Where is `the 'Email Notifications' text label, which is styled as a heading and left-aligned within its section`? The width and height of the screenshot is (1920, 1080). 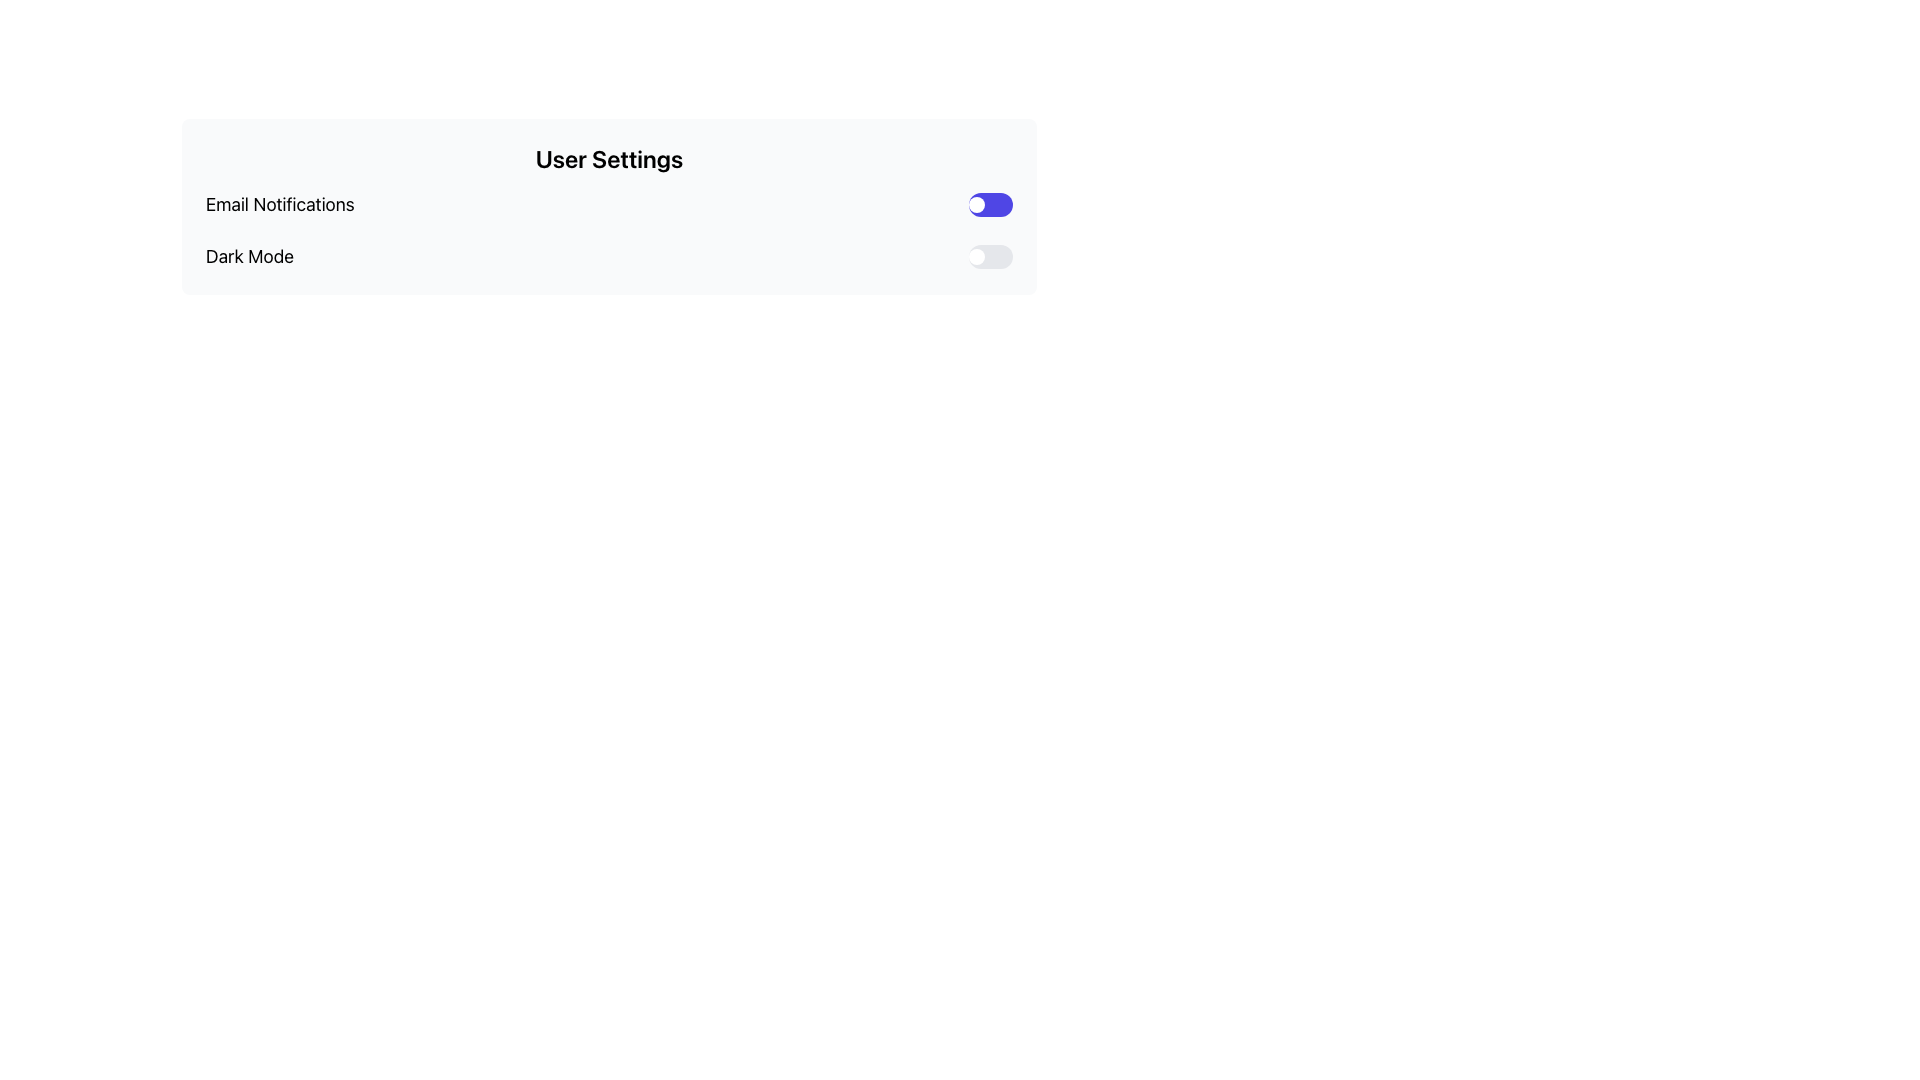 the 'Email Notifications' text label, which is styled as a heading and left-aligned within its section is located at coordinates (279, 204).